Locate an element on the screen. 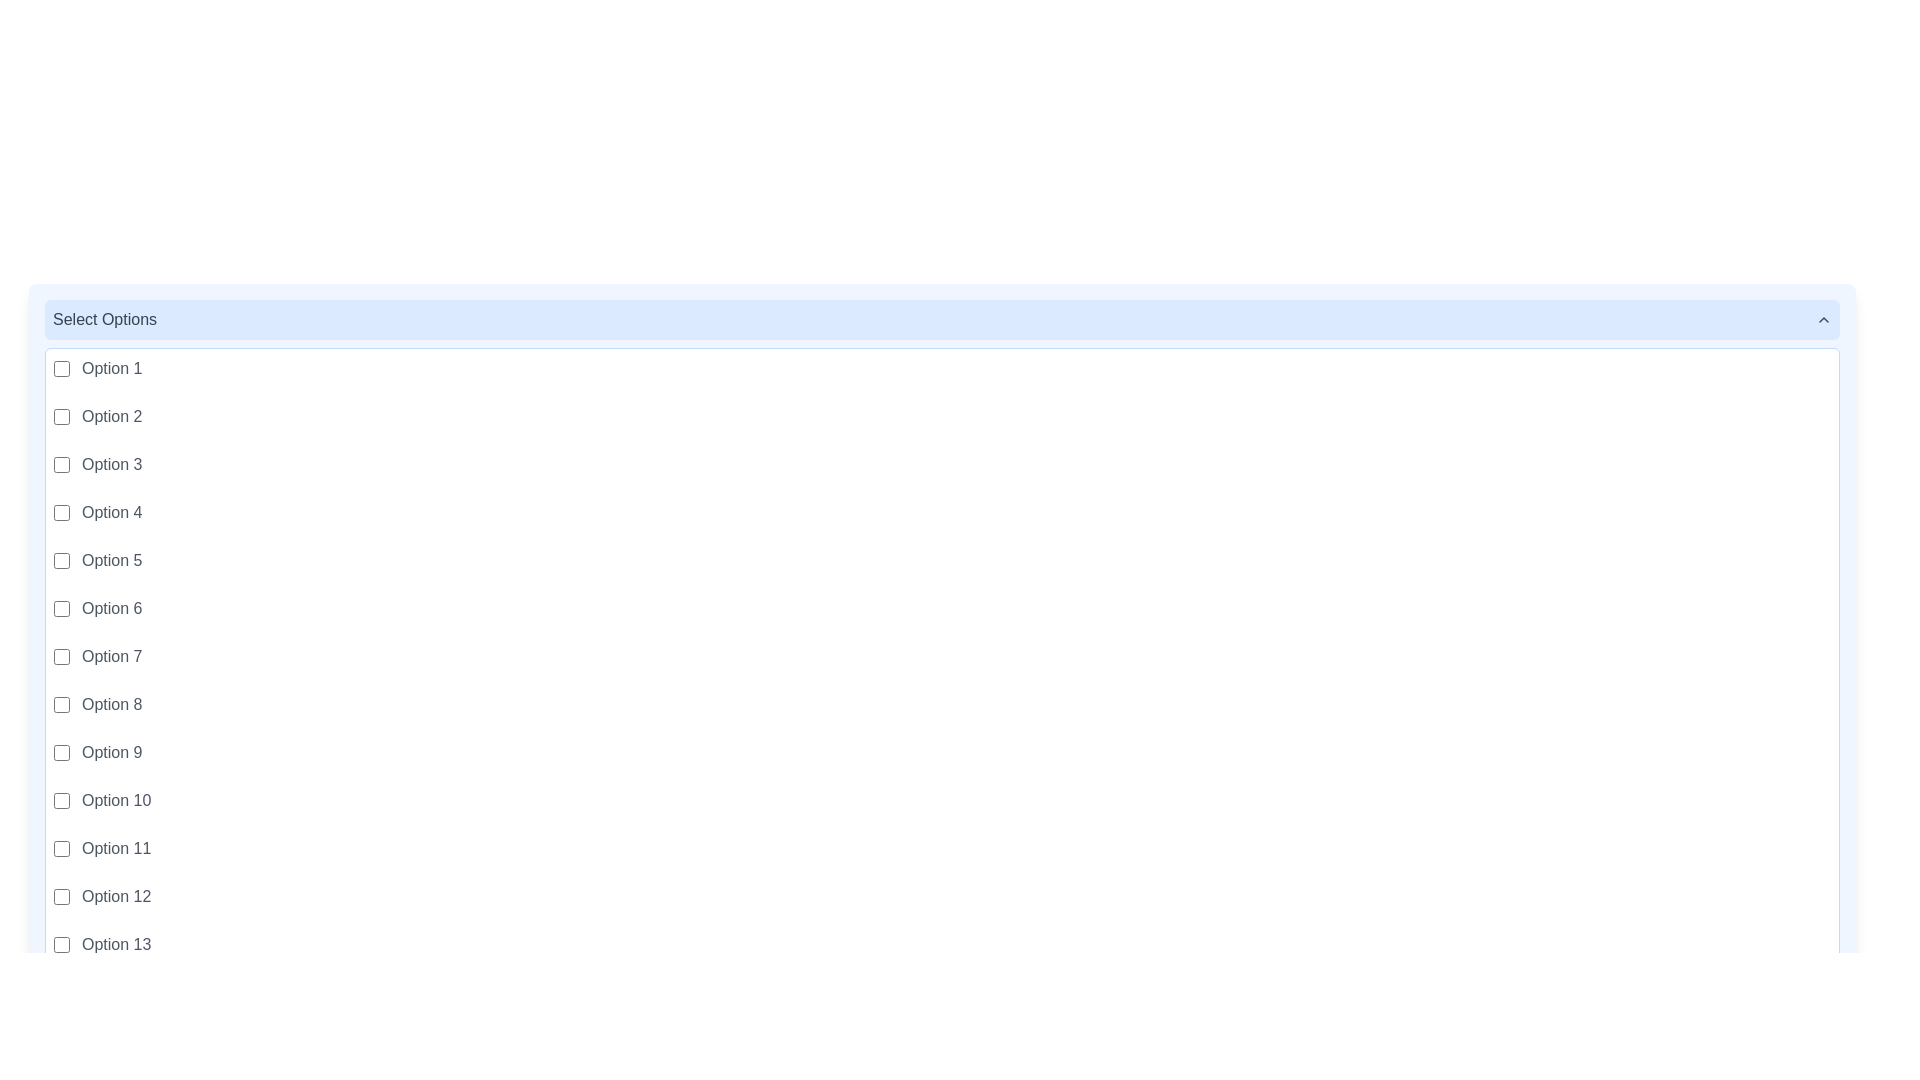 This screenshot has width=1920, height=1080. the text label displaying 'Option 10' which is aligned beside a checkbox in a vertical list is located at coordinates (115, 800).